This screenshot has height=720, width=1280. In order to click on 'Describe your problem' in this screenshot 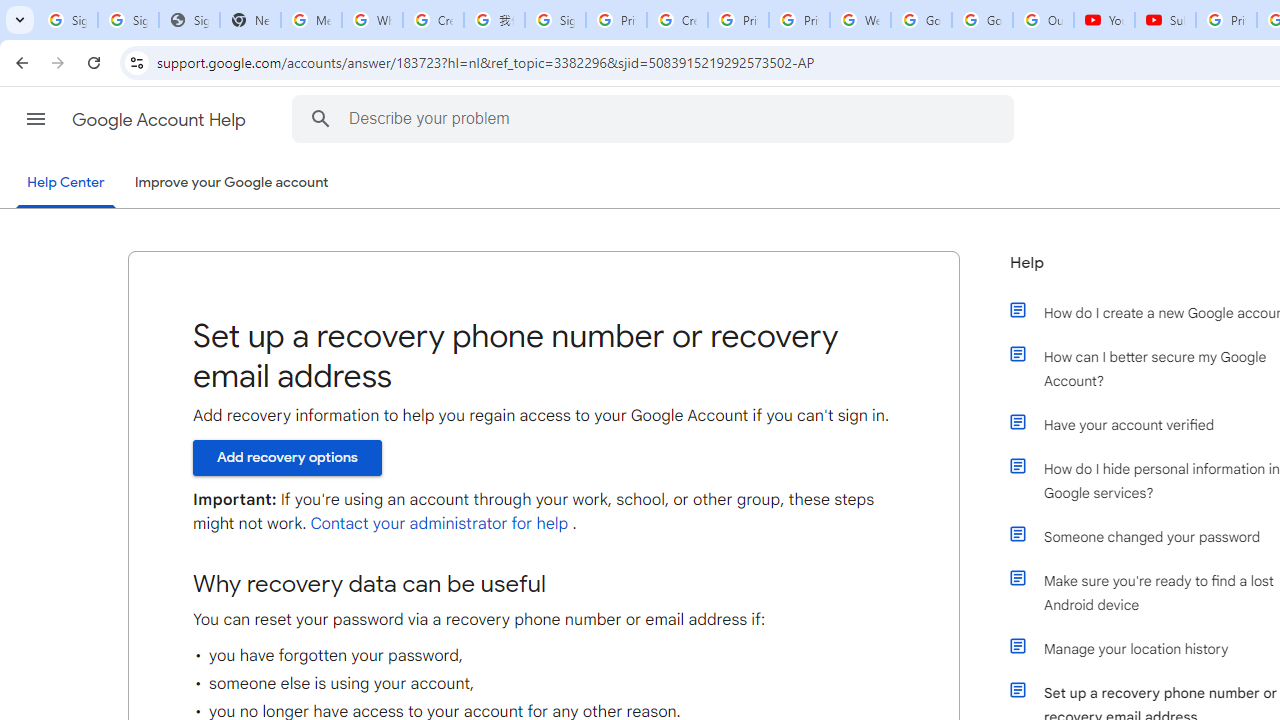, I will do `click(656, 118)`.